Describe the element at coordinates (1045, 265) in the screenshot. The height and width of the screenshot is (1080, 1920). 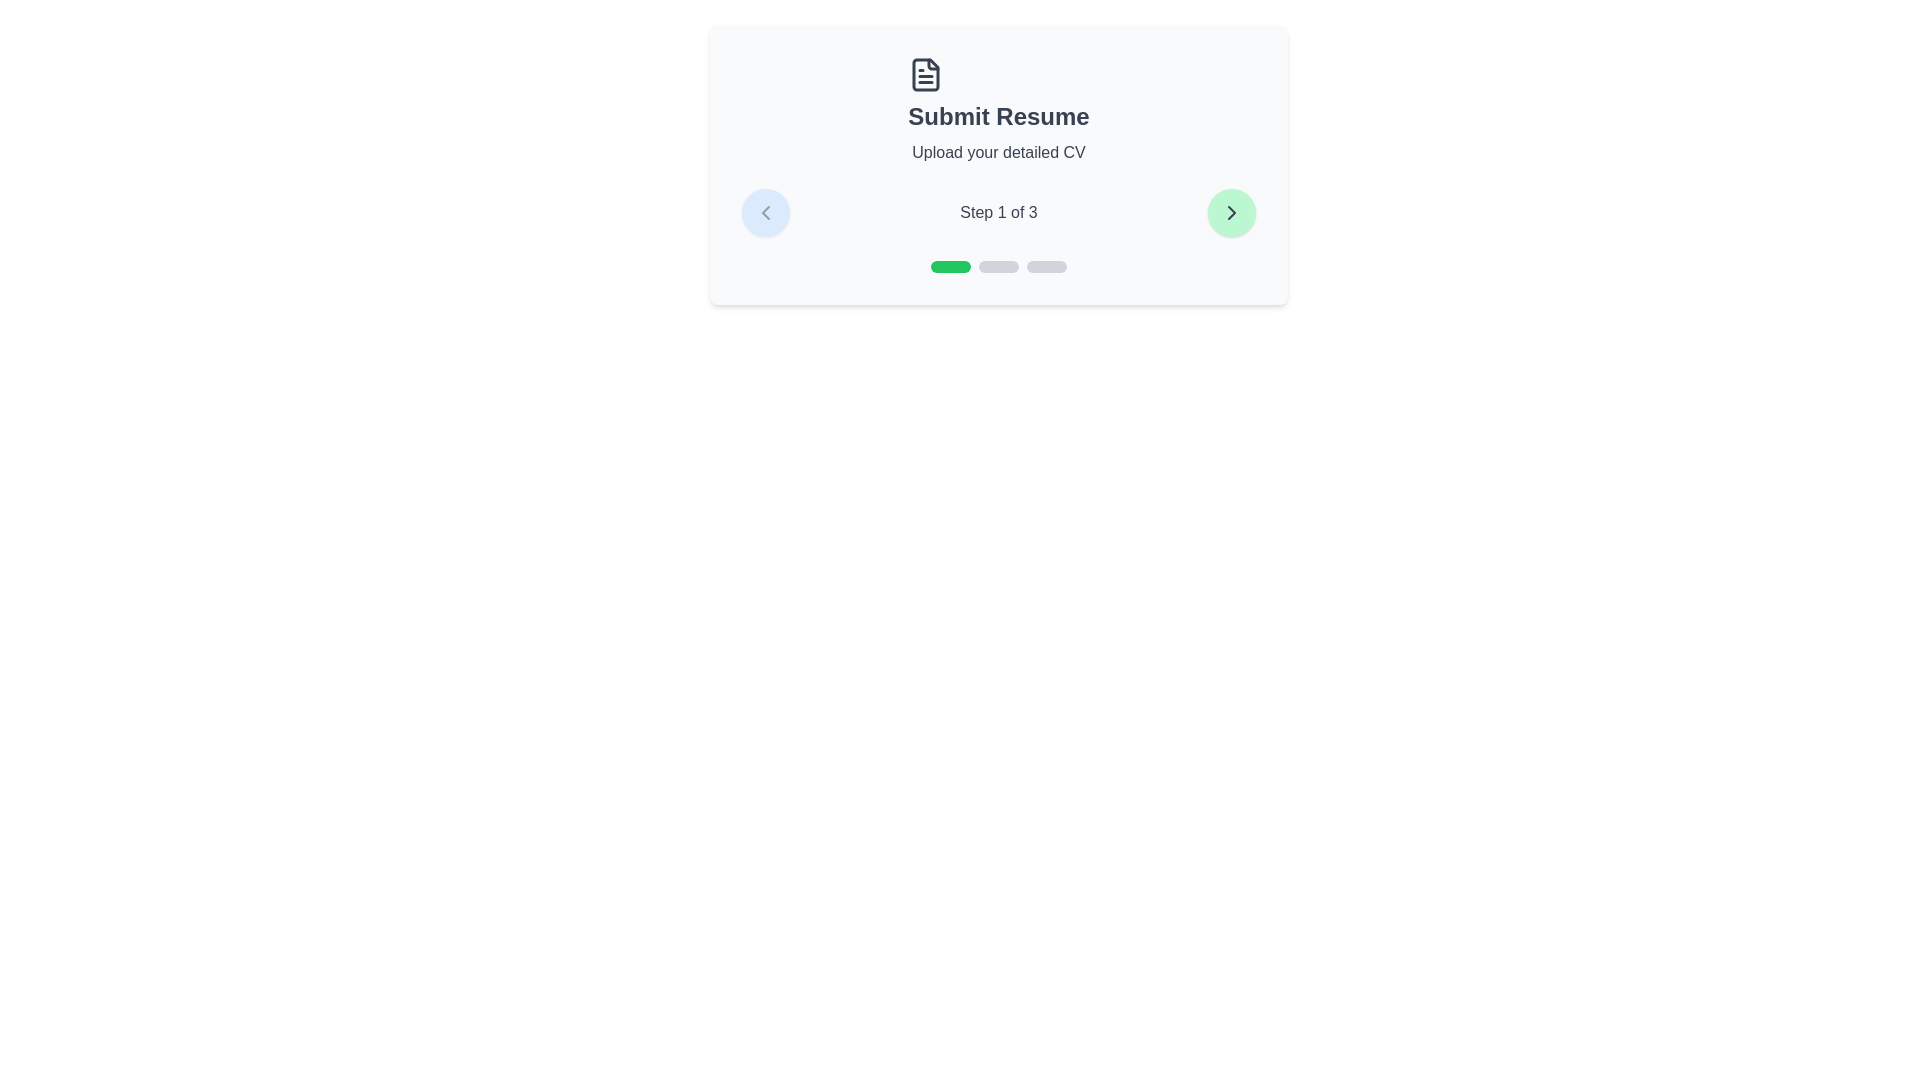
I see `the step progress indicator to navigate to step 3` at that location.